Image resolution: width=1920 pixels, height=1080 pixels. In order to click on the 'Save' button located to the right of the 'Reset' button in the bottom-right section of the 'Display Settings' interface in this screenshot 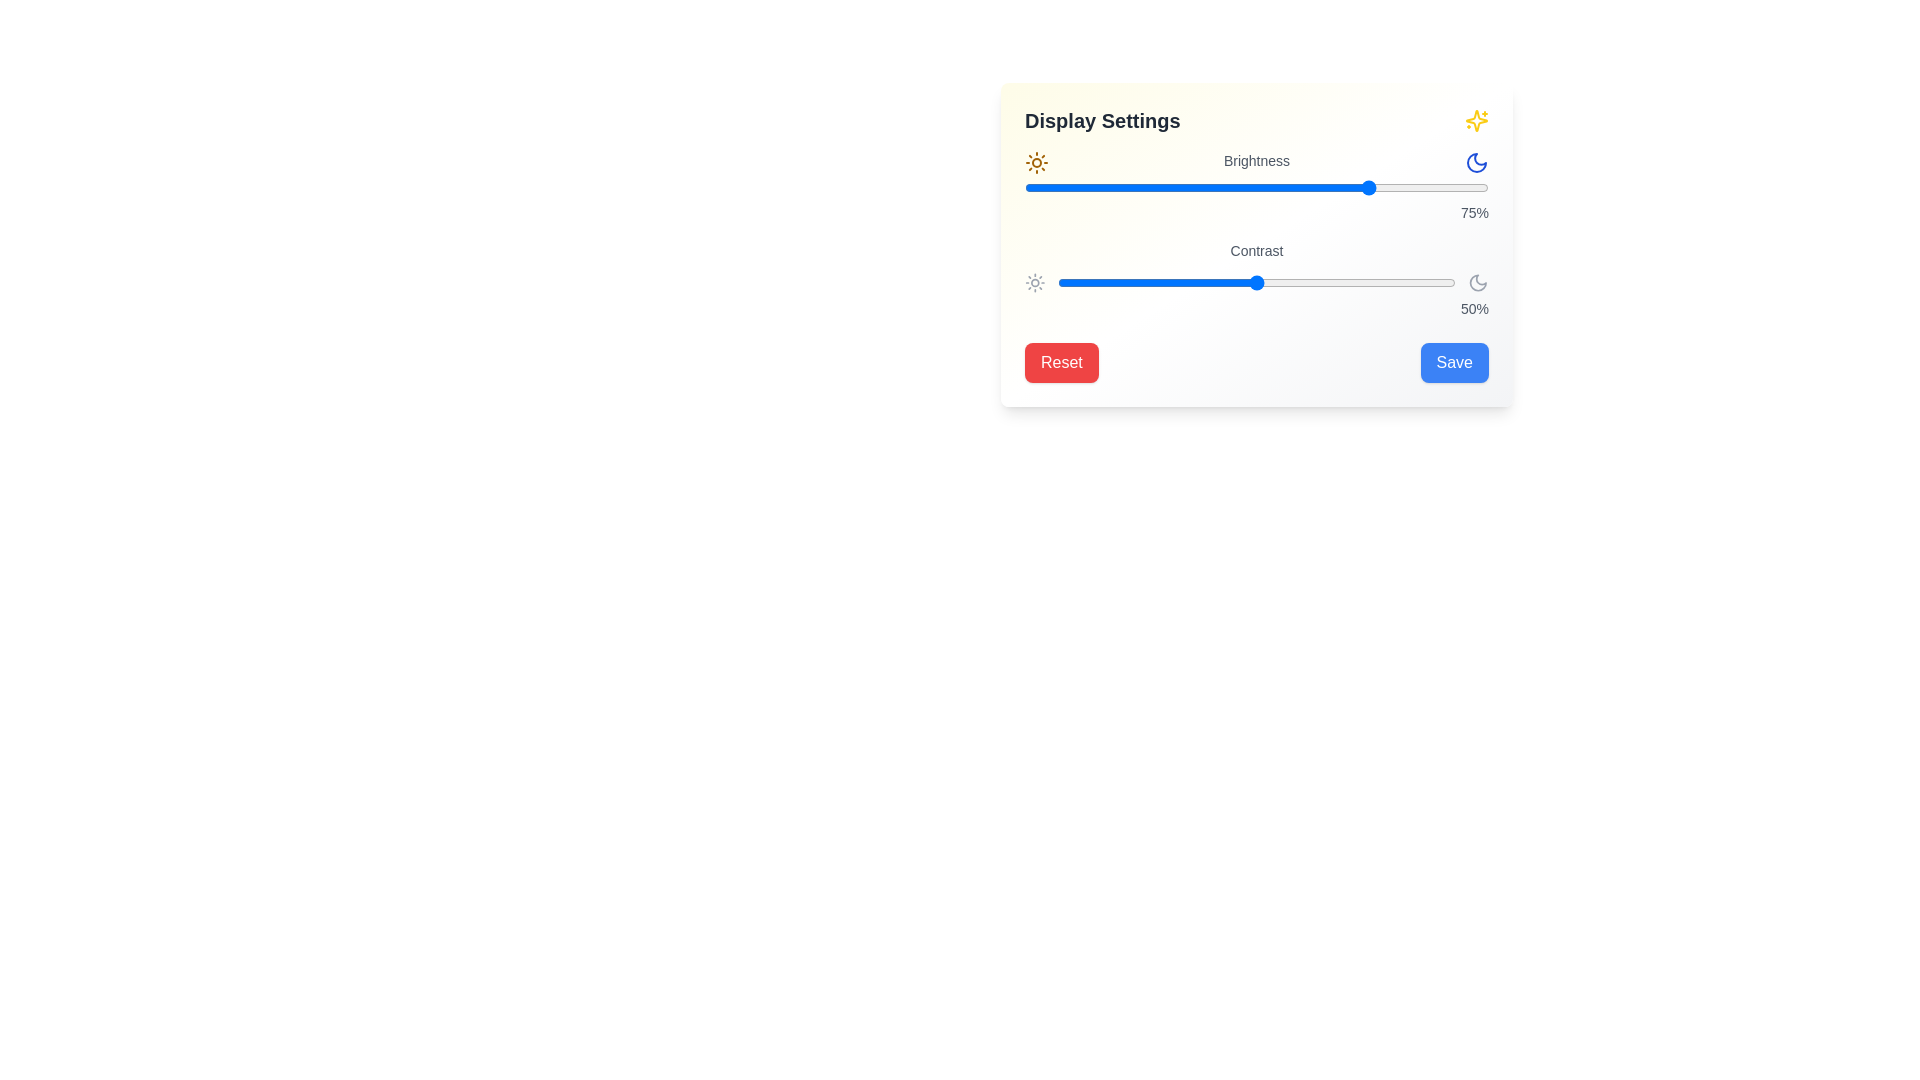, I will do `click(1454, 362)`.